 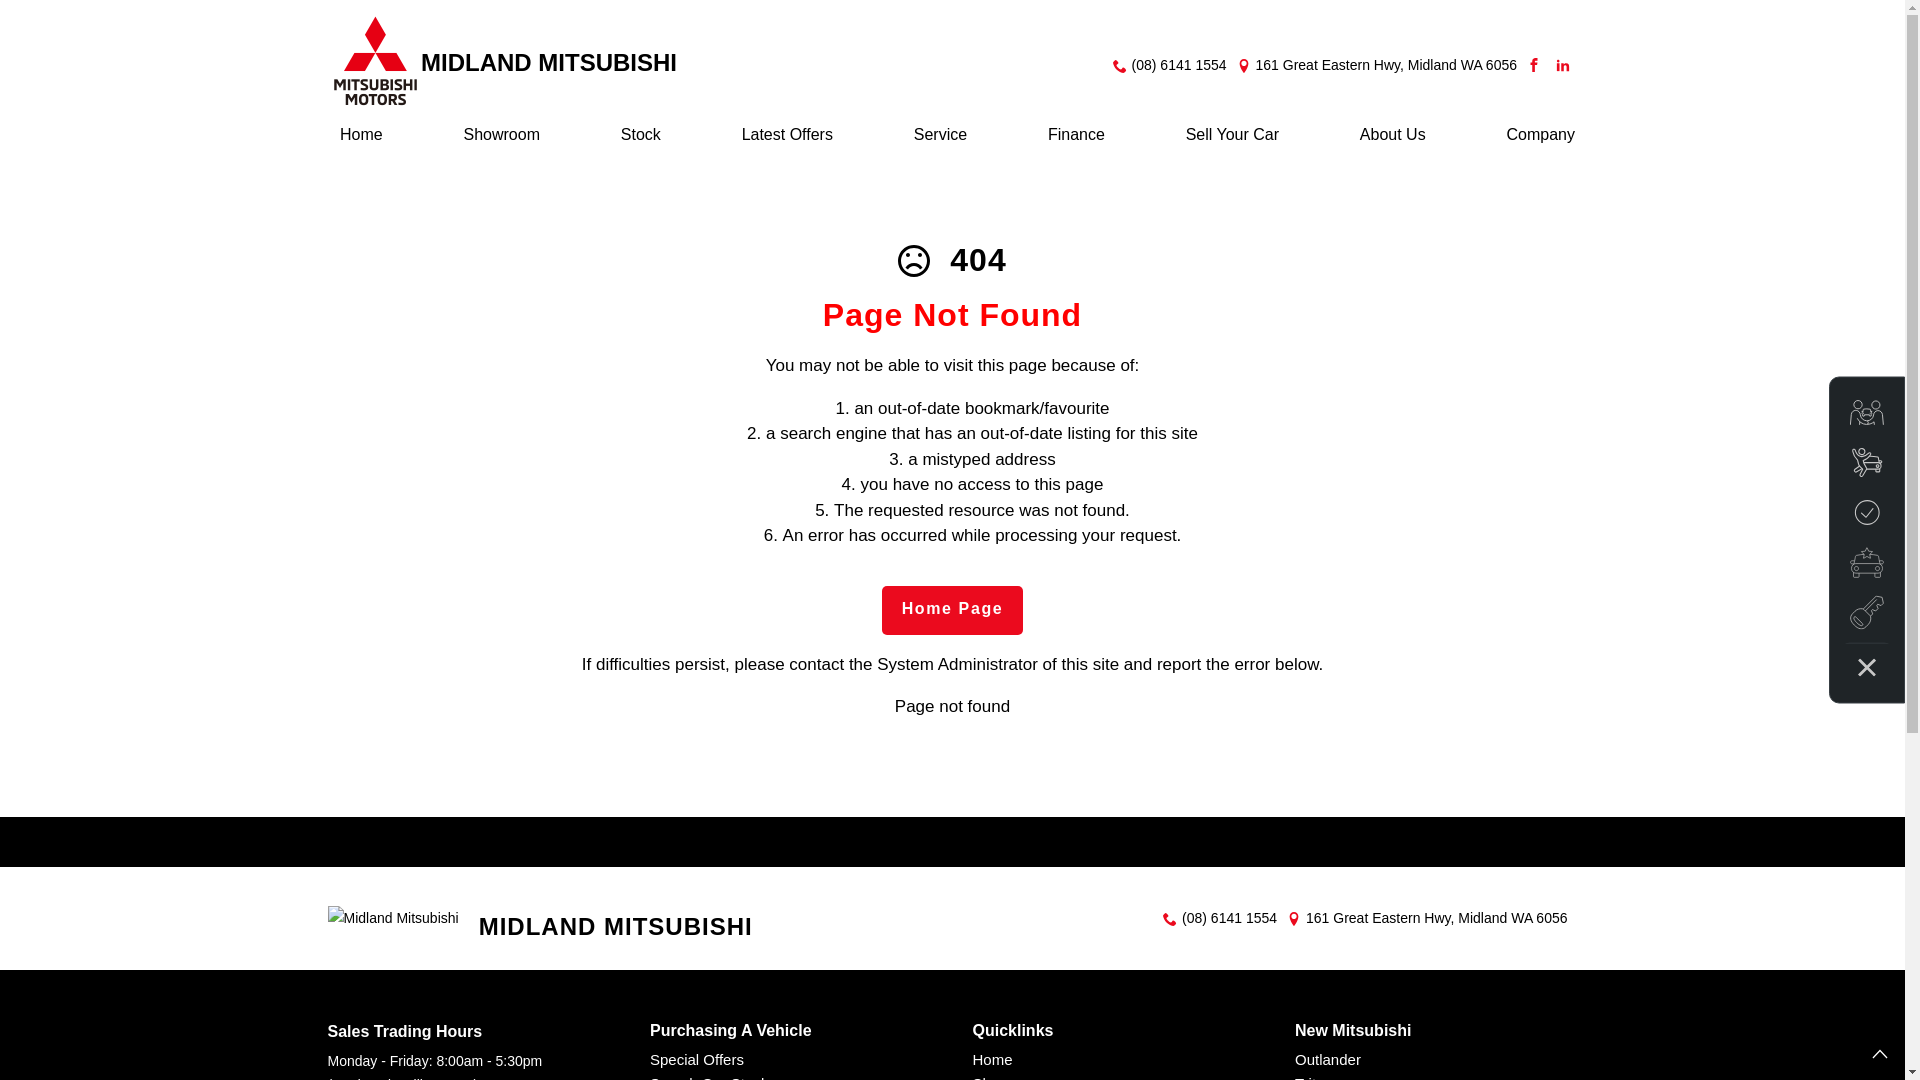 I want to click on 'Service', so click(x=939, y=141).